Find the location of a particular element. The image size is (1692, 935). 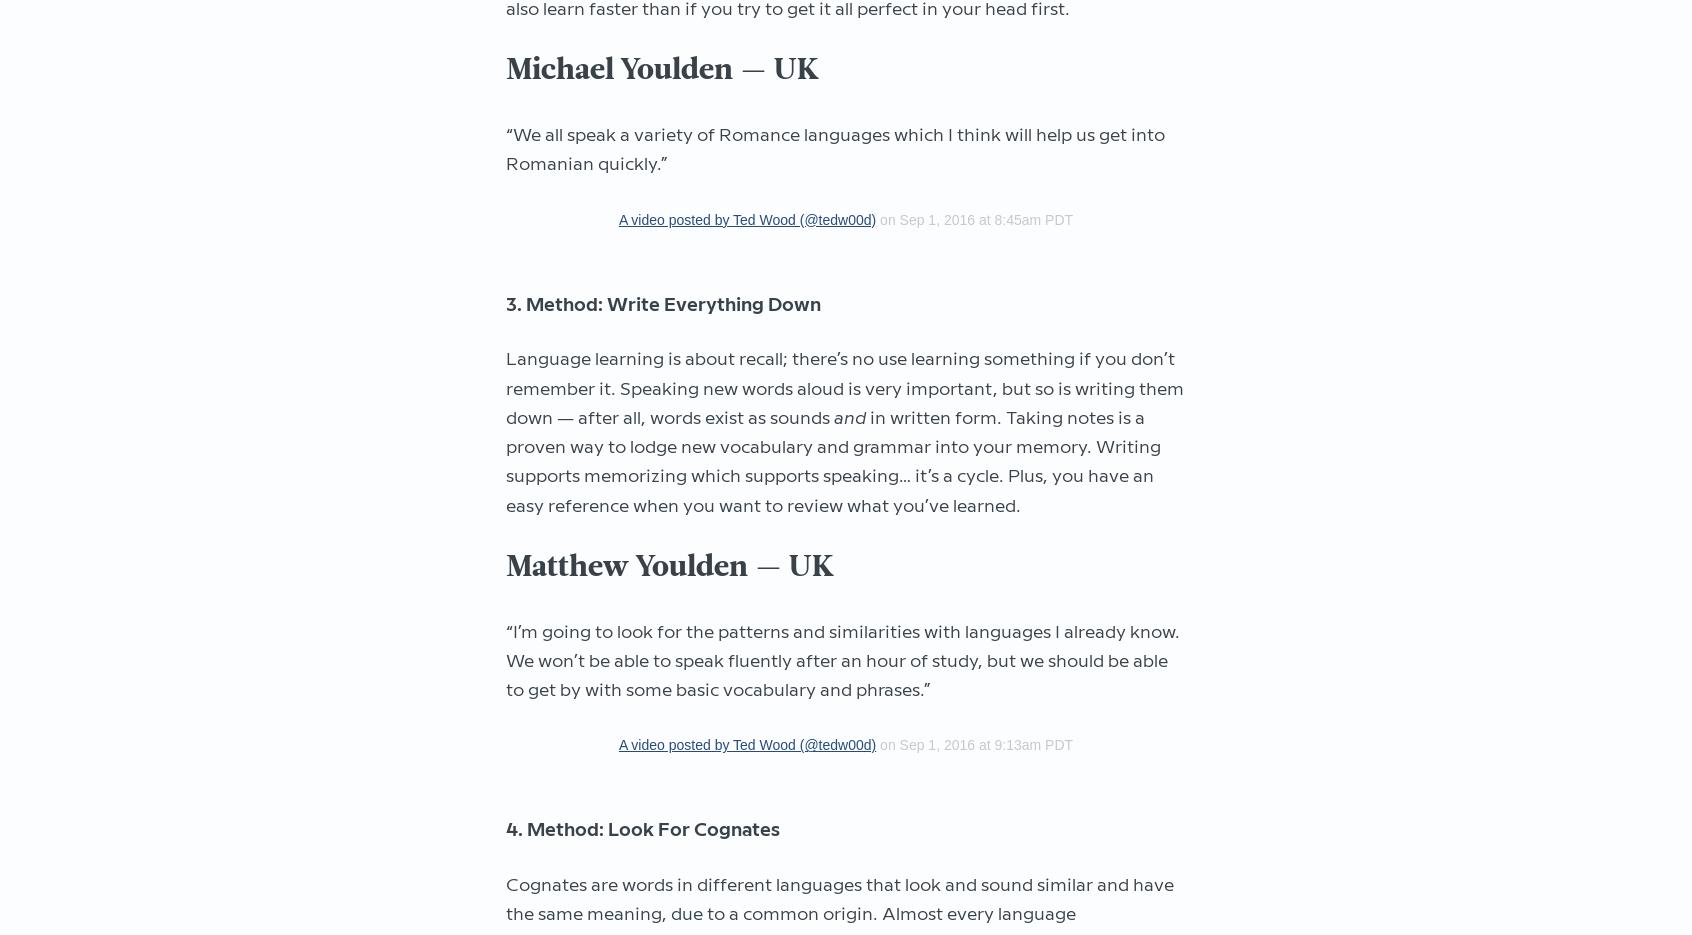

'4. Method: Look For Cognates' is located at coordinates (506, 830).